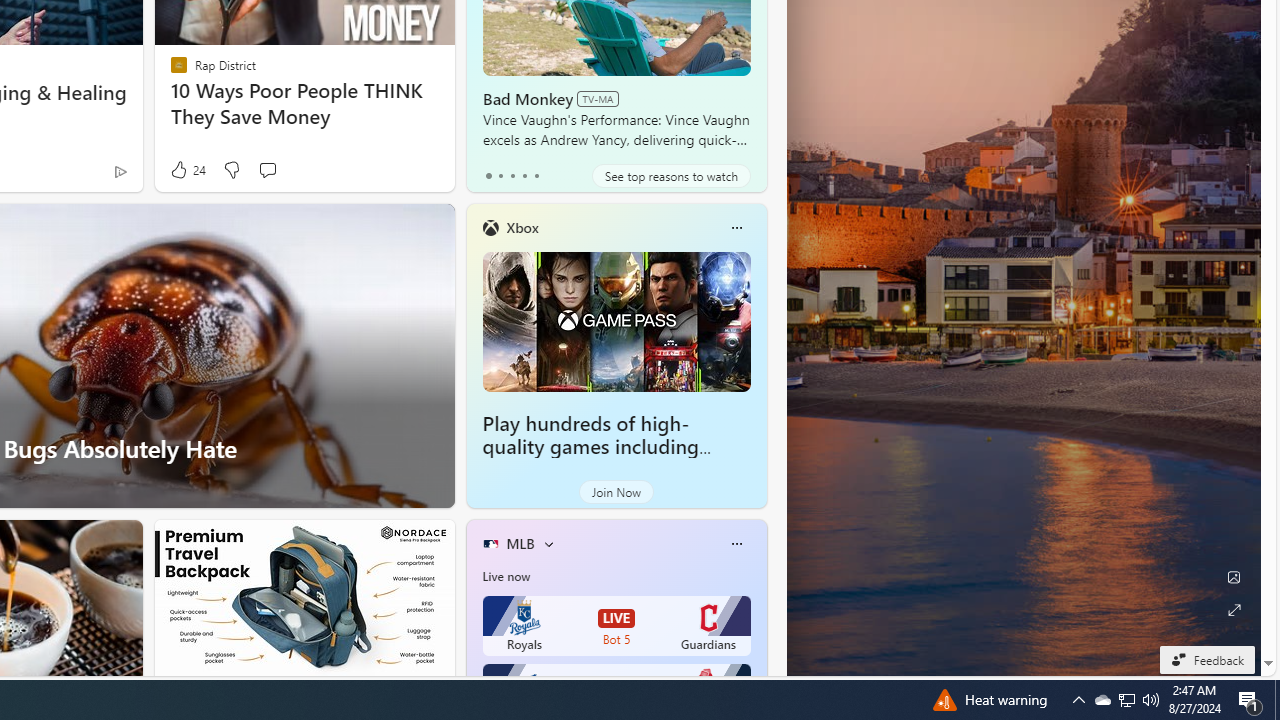 Image resolution: width=1280 pixels, height=720 pixels. Describe the element at coordinates (615, 625) in the screenshot. I see `'Royals LIVE Bot 5 Guardians'` at that location.